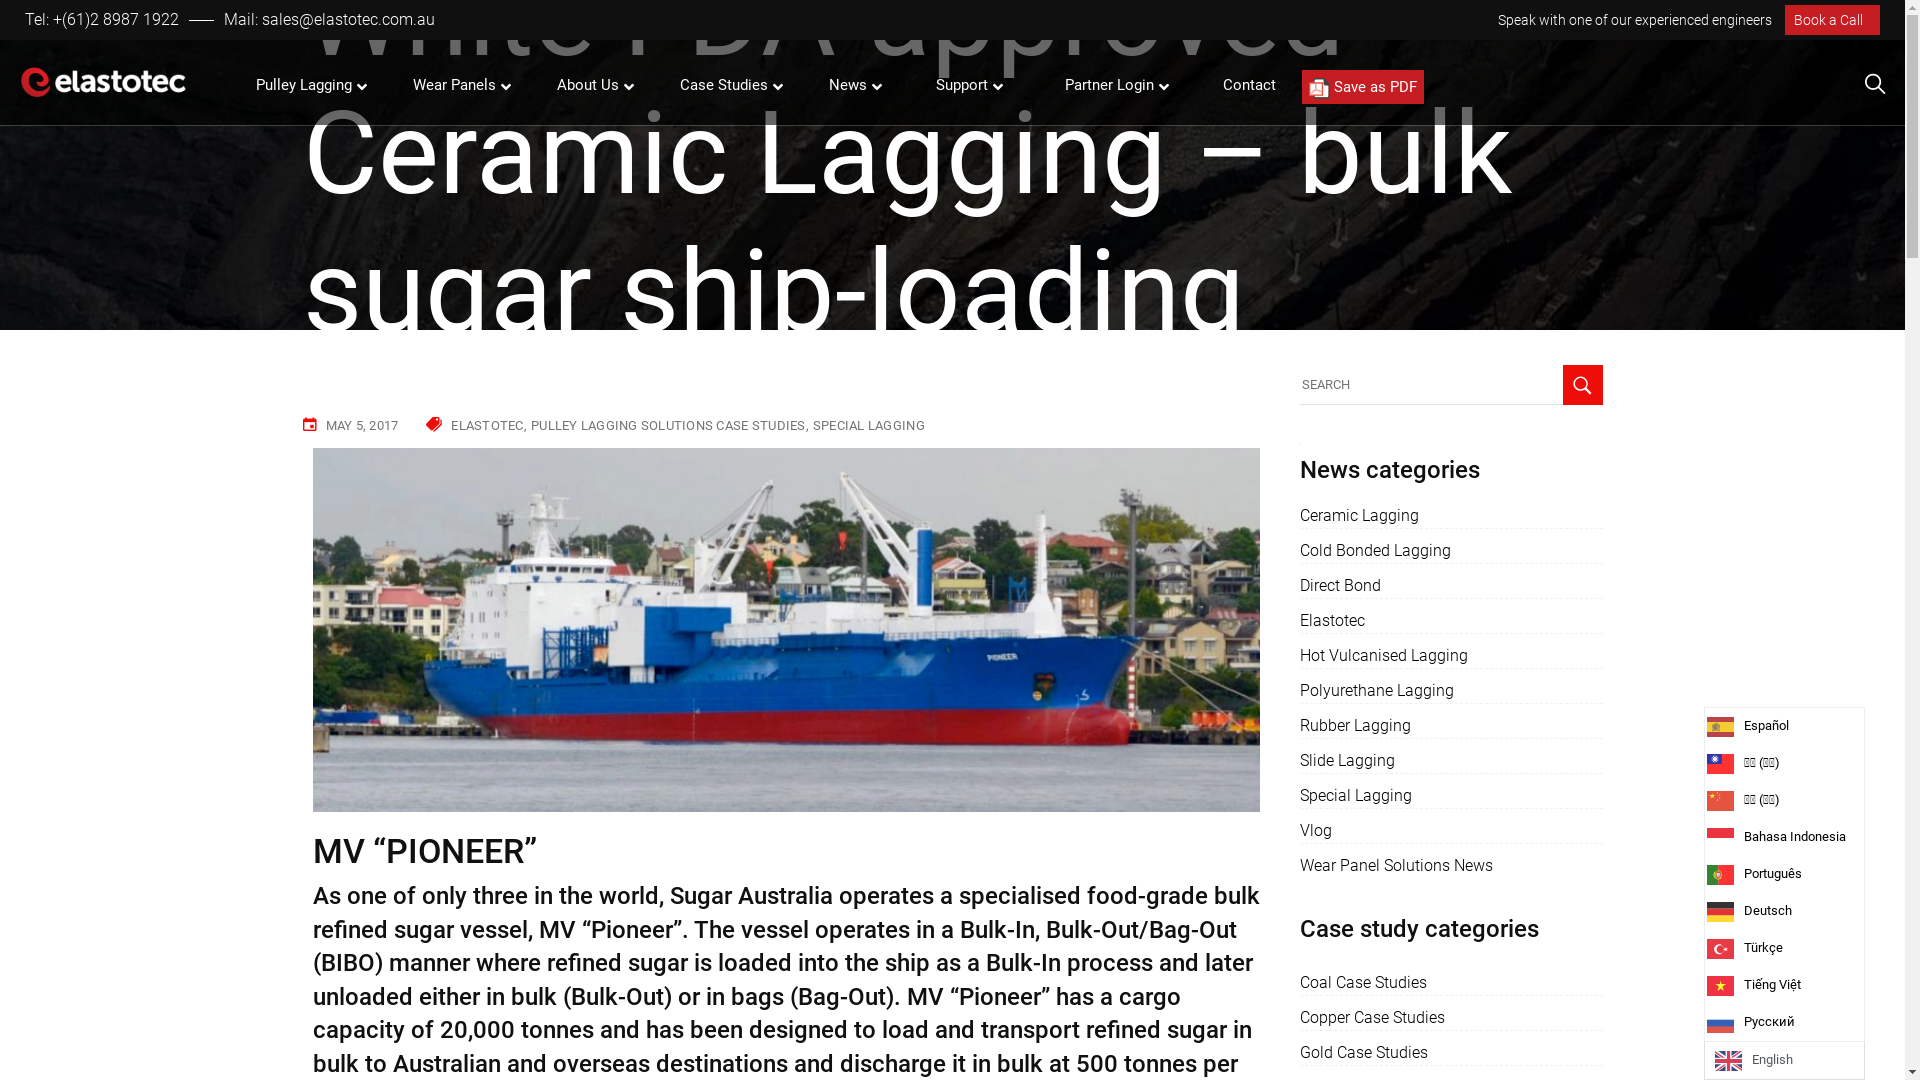 The width and height of the screenshot is (1920, 1080). What do you see at coordinates (1355, 725) in the screenshot?
I see `'Rubber Lagging'` at bounding box center [1355, 725].